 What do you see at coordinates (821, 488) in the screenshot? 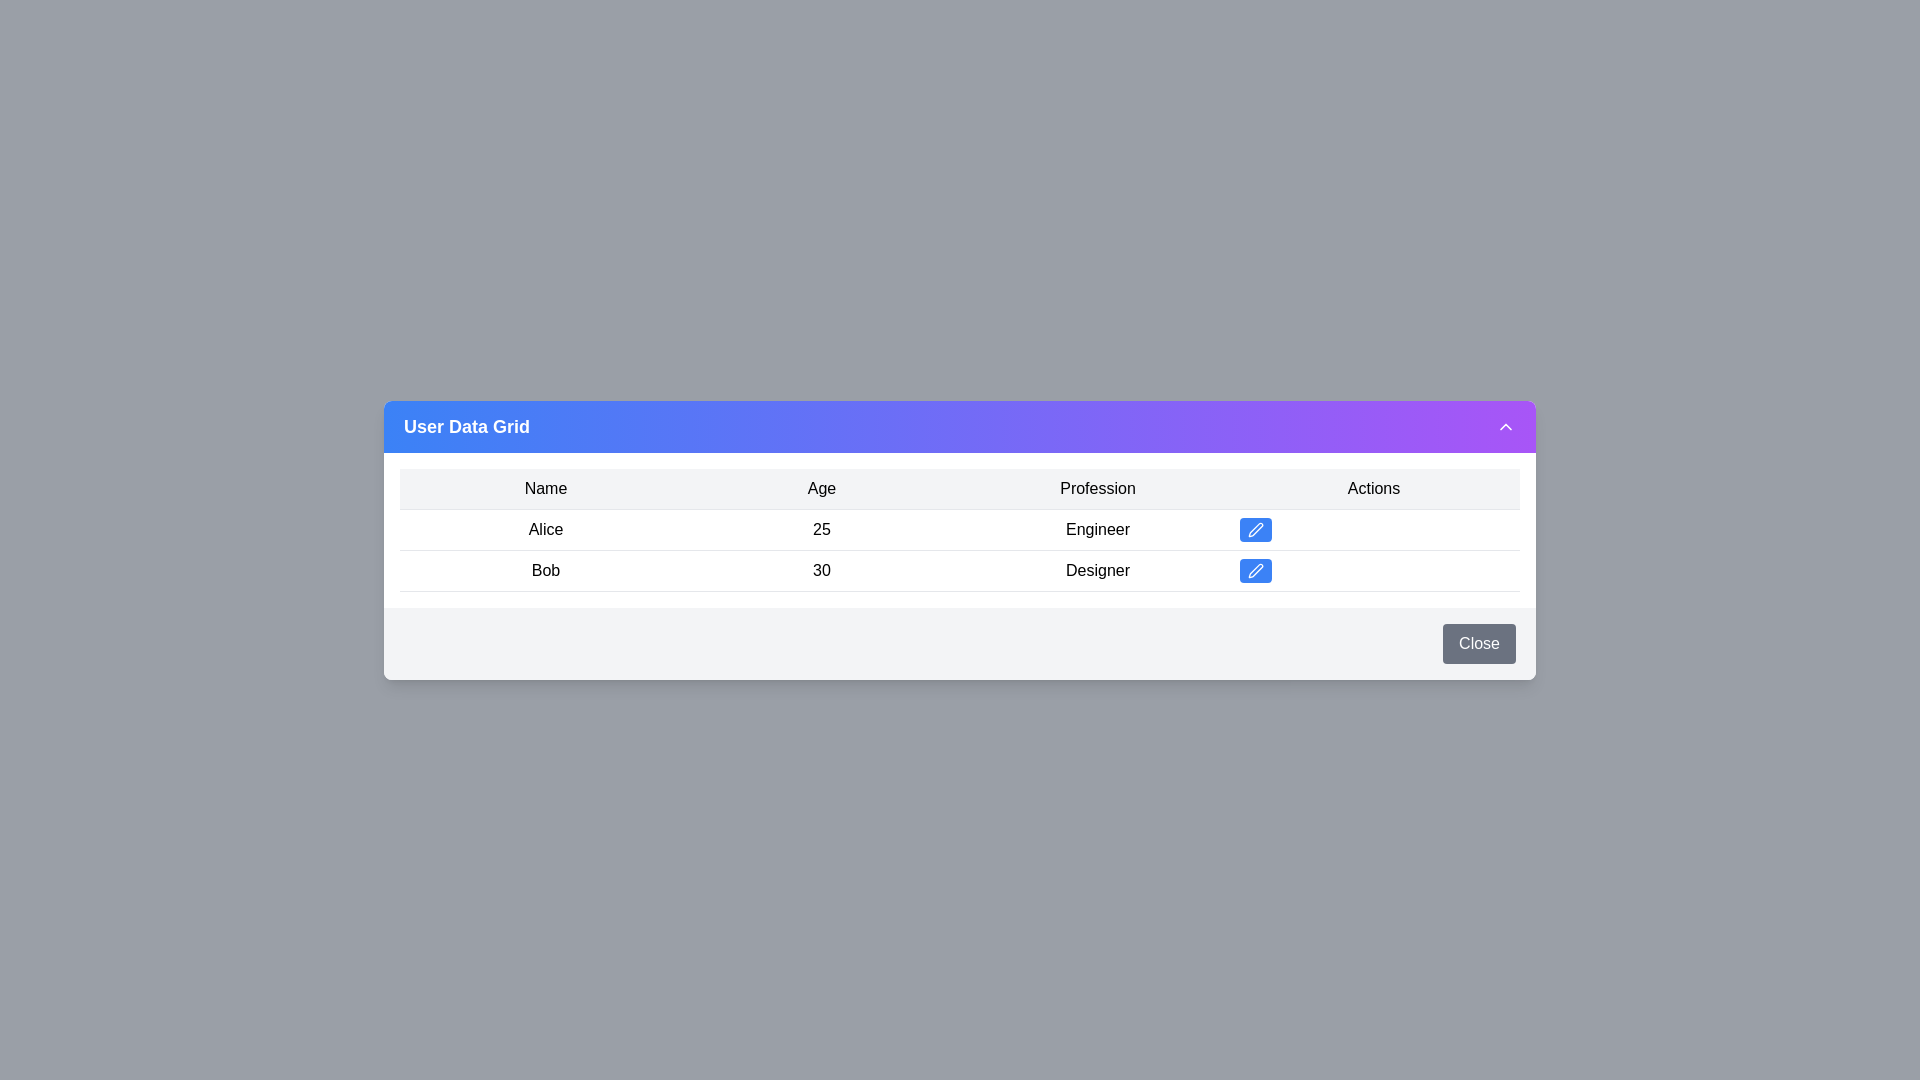
I see `the 'Age' column header label, which is the second column header in the data table, positioned between 'Name' and 'Profession'` at bounding box center [821, 488].